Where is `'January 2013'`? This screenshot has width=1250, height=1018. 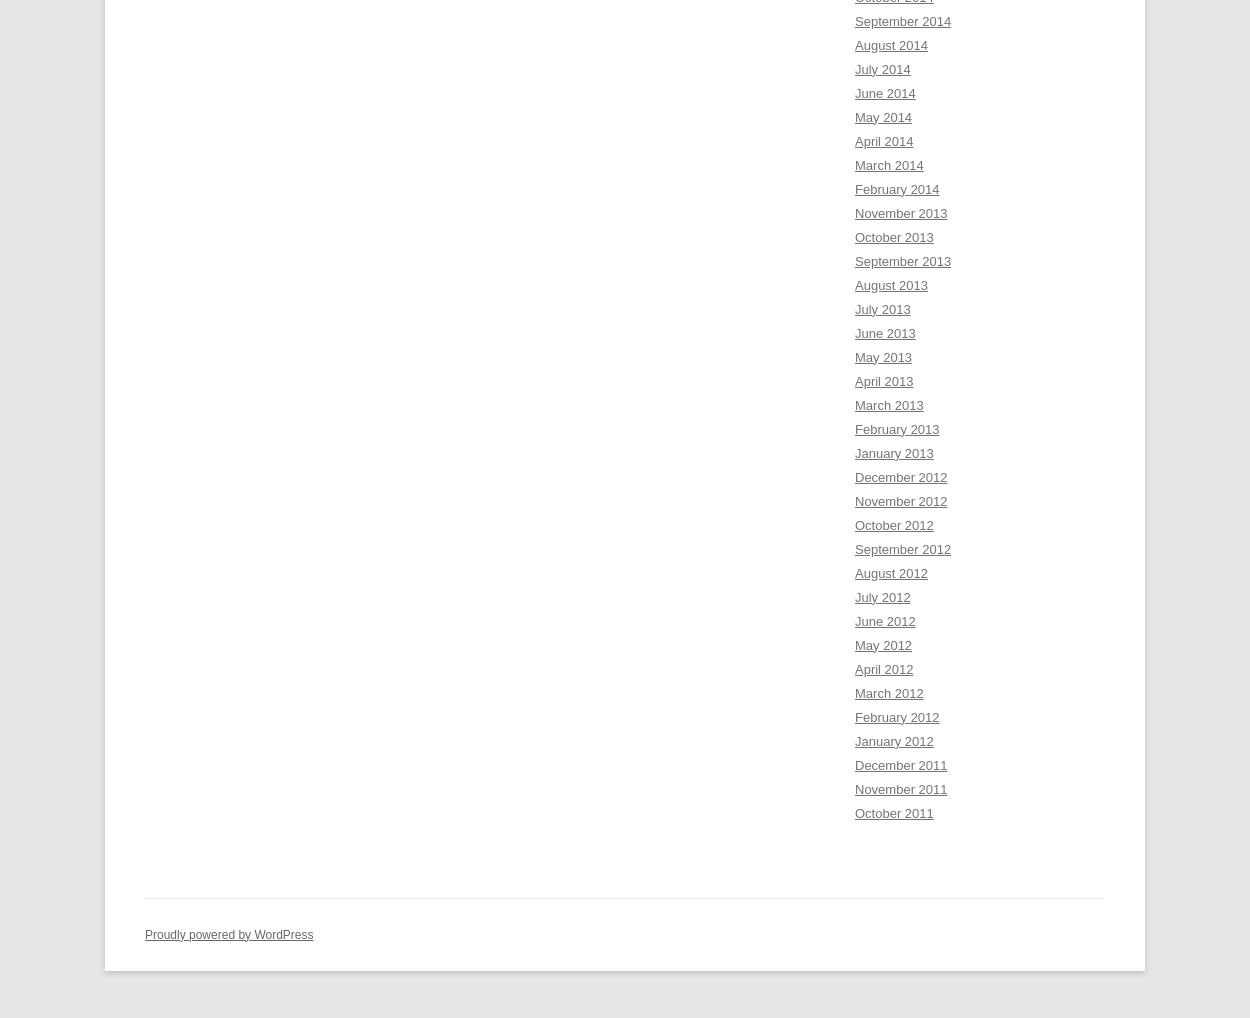 'January 2013' is located at coordinates (893, 451).